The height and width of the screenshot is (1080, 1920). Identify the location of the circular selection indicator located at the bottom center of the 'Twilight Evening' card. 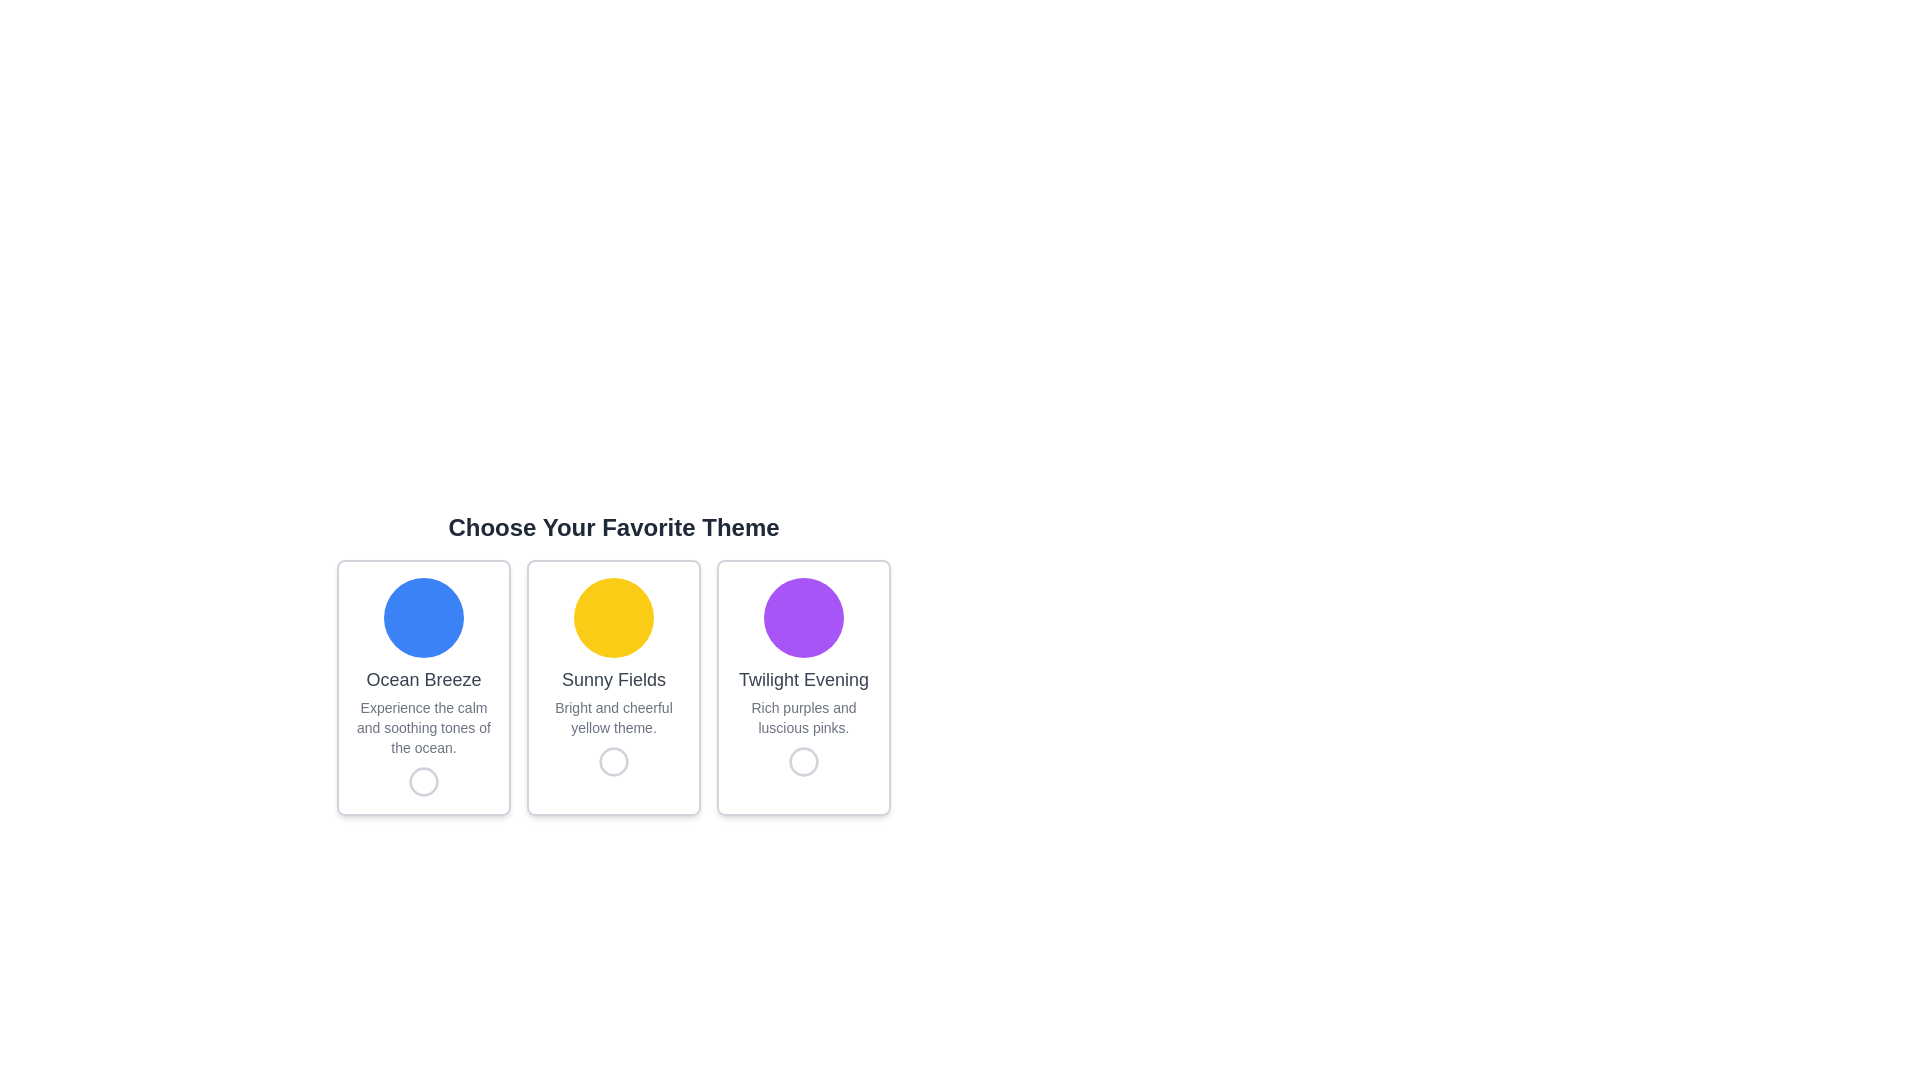
(804, 762).